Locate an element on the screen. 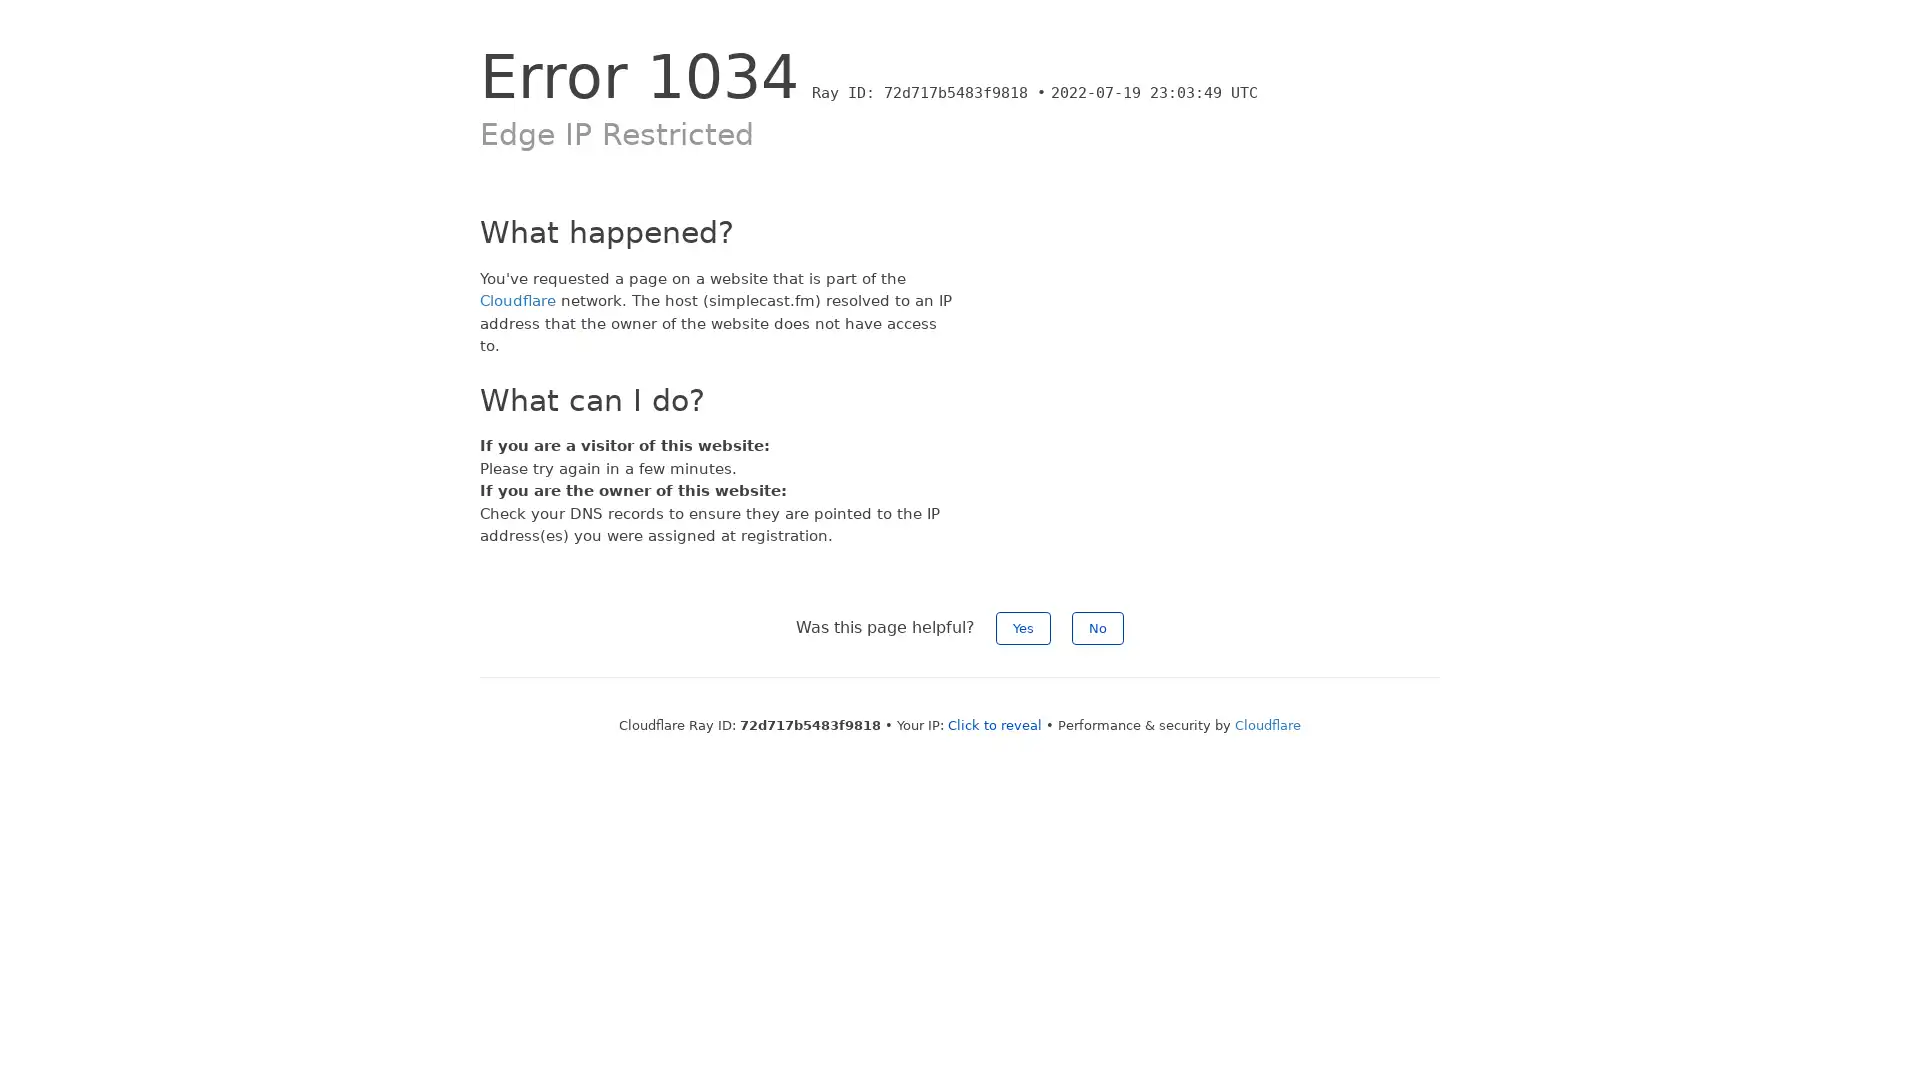 This screenshot has height=1080, width=1920. Click to reveal is located at coordinates (994, 724).